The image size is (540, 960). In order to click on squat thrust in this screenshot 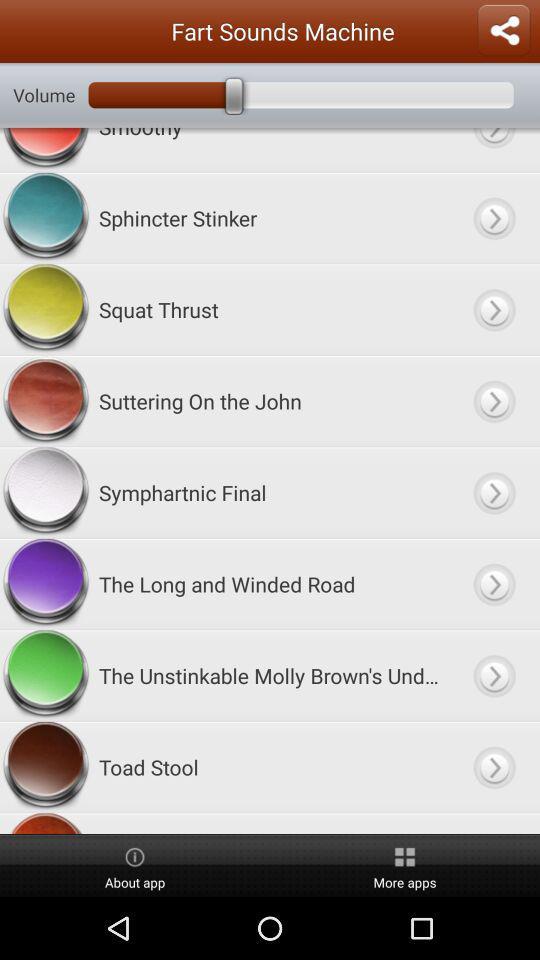, I will do `click(493, 309)`.